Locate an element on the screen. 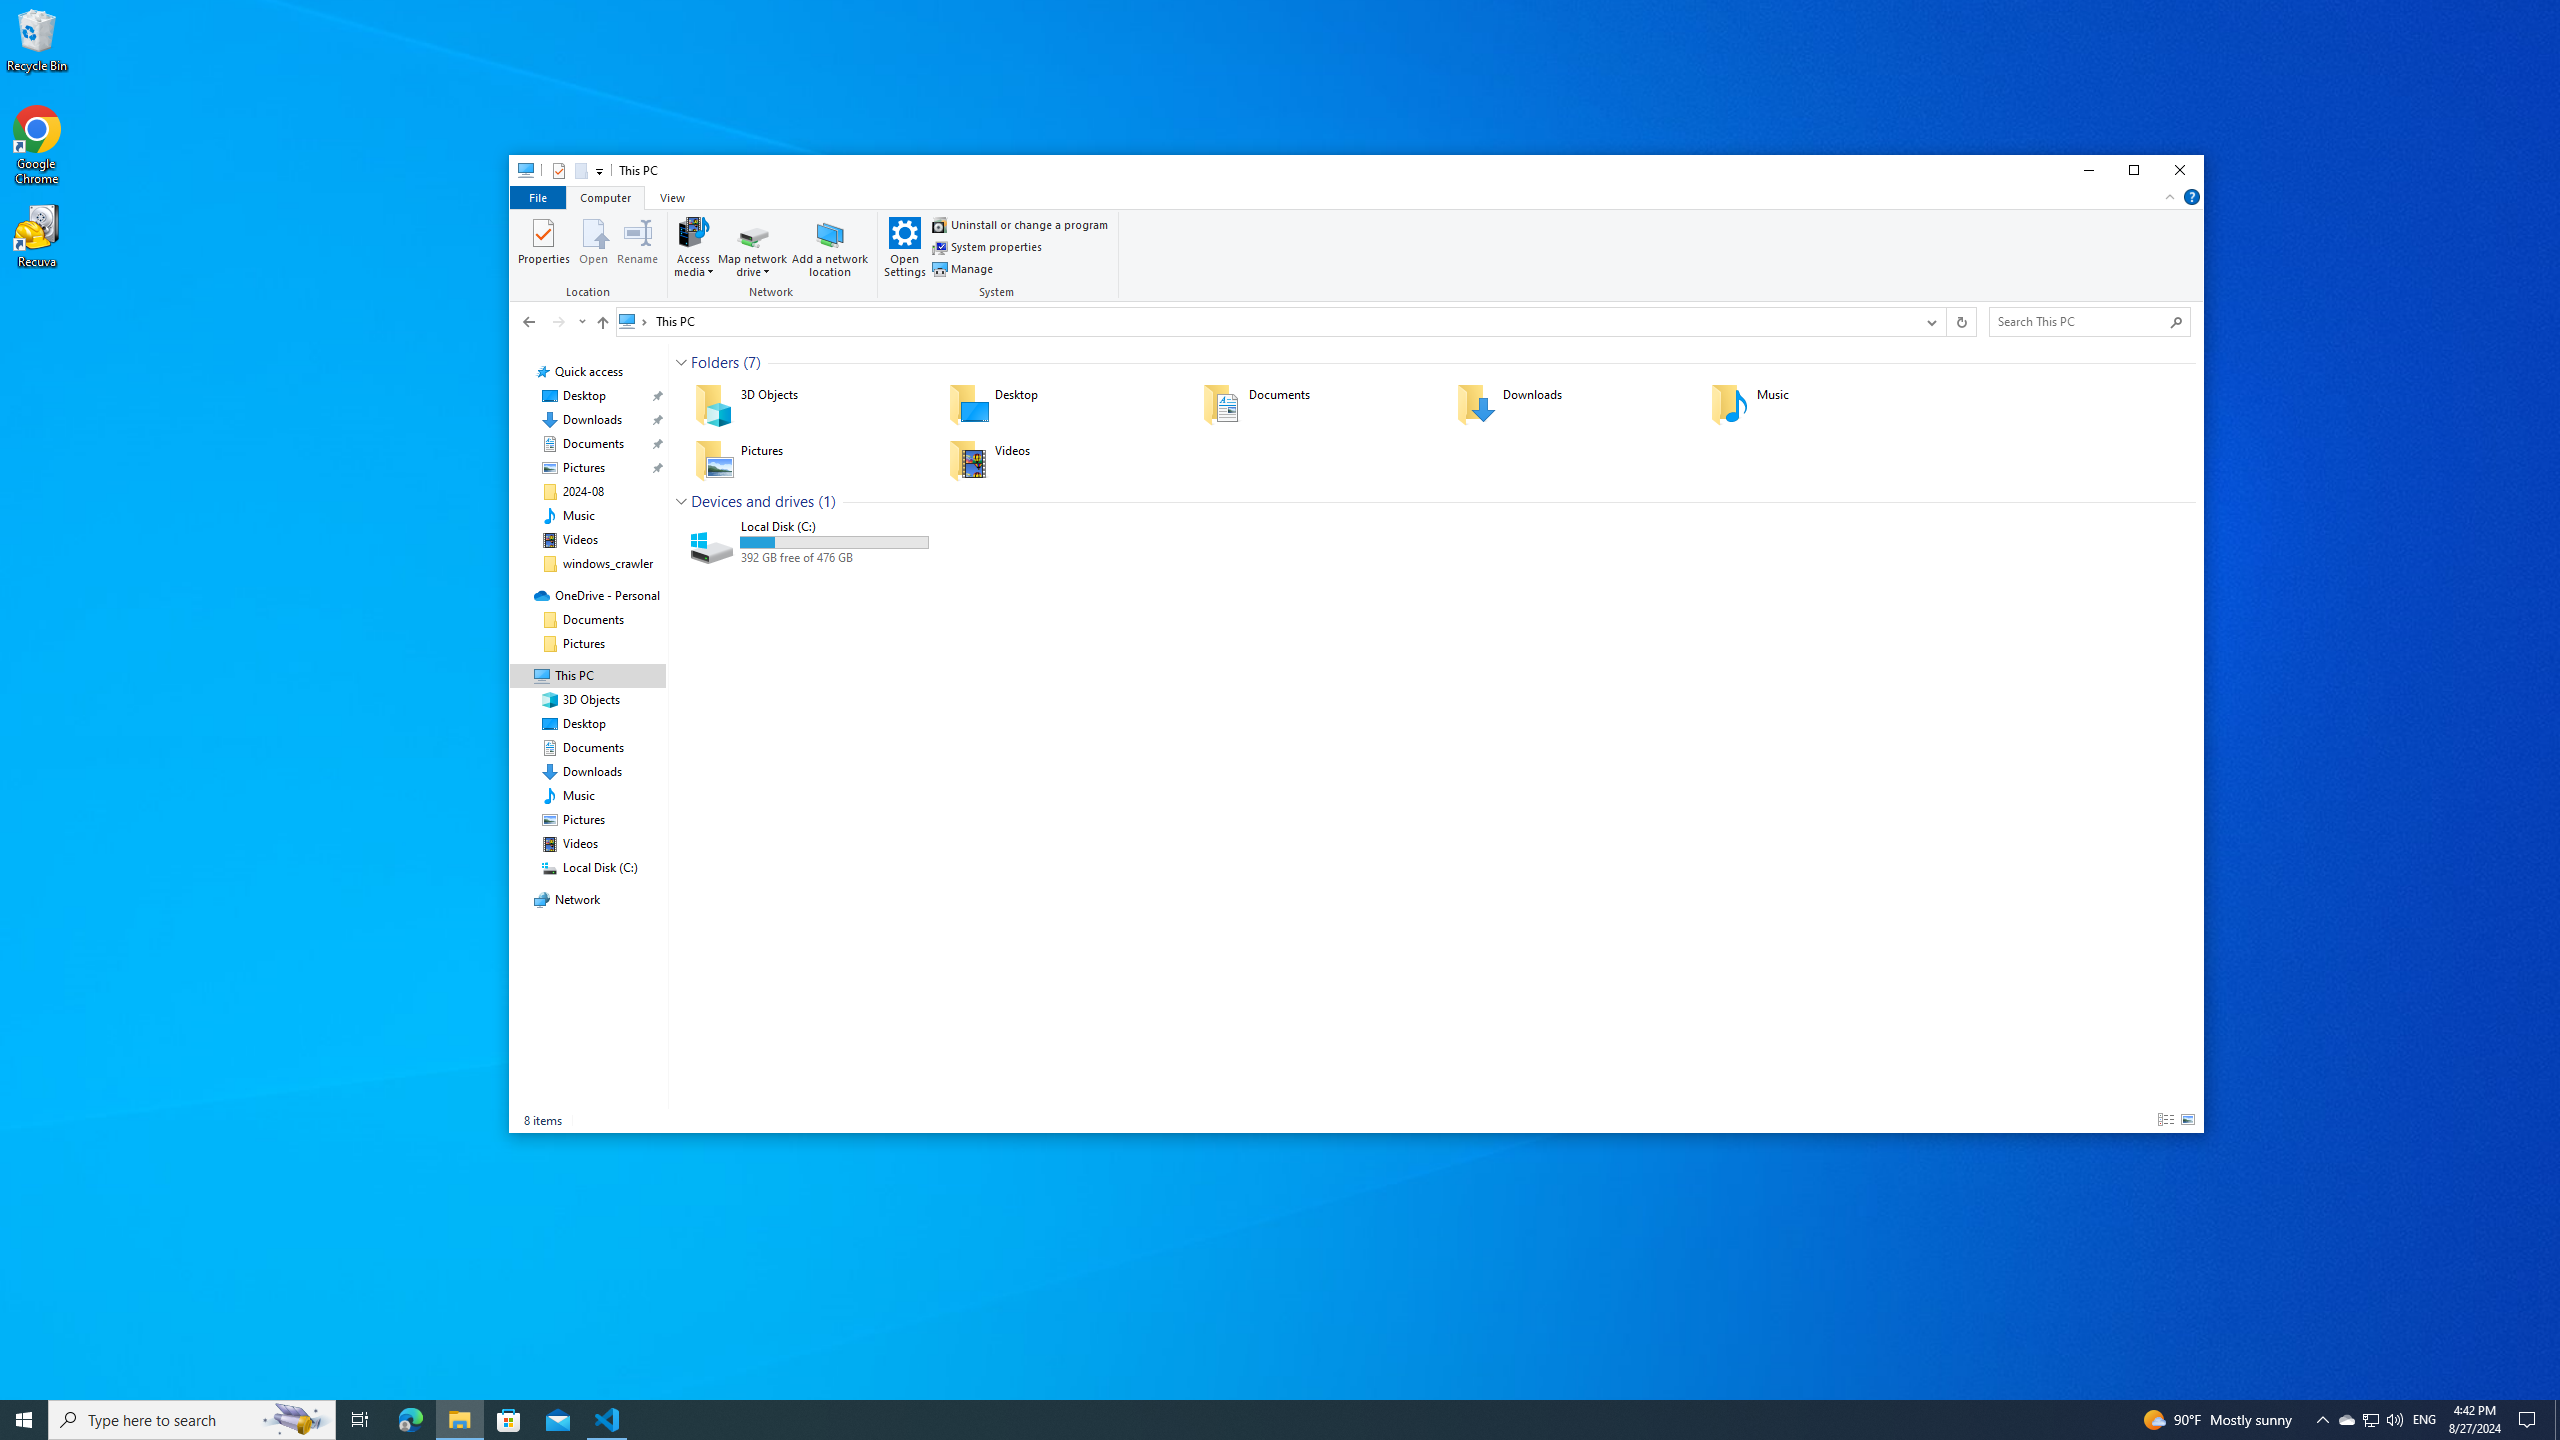 This screenshot has width=2560, height=1440. 'Name' is located at coordinates (833, 526).